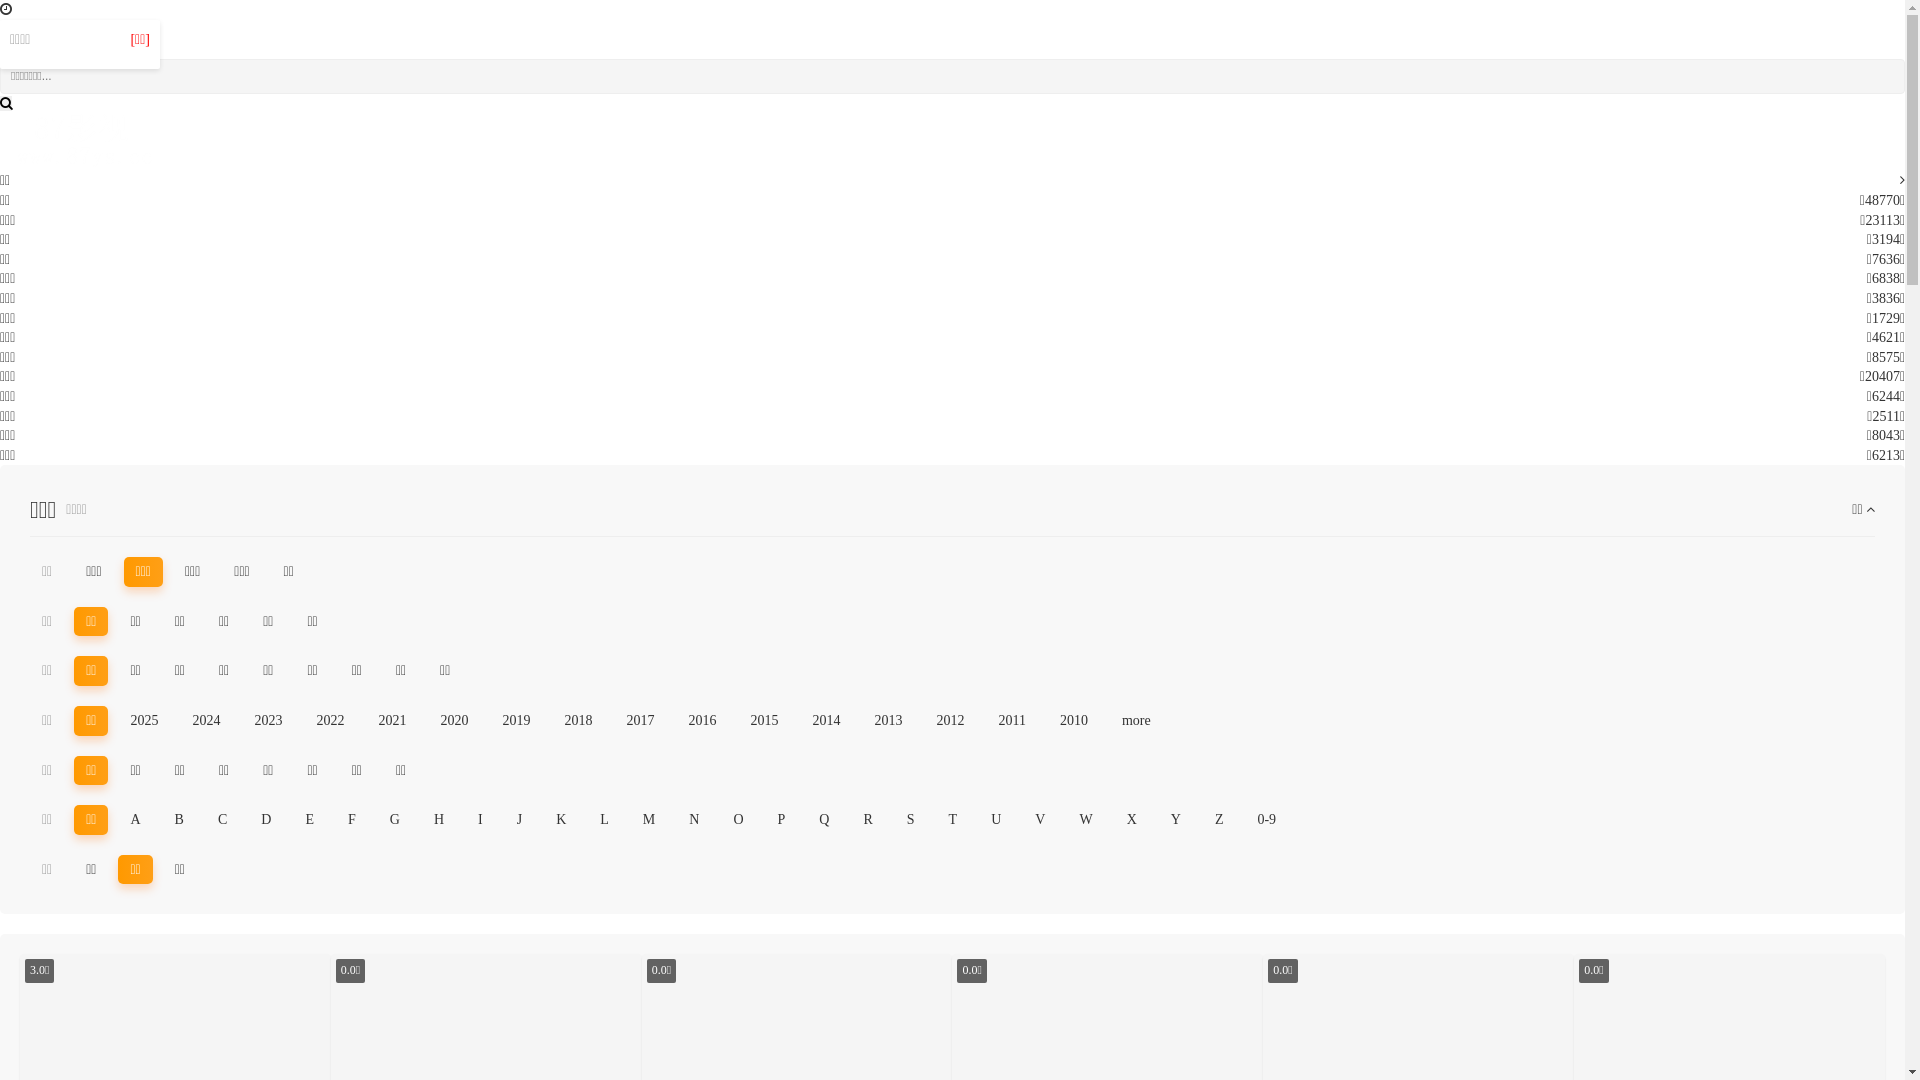 This screenshot has width=1920, height=1080. I want to click on 'T', so click(952, 820).